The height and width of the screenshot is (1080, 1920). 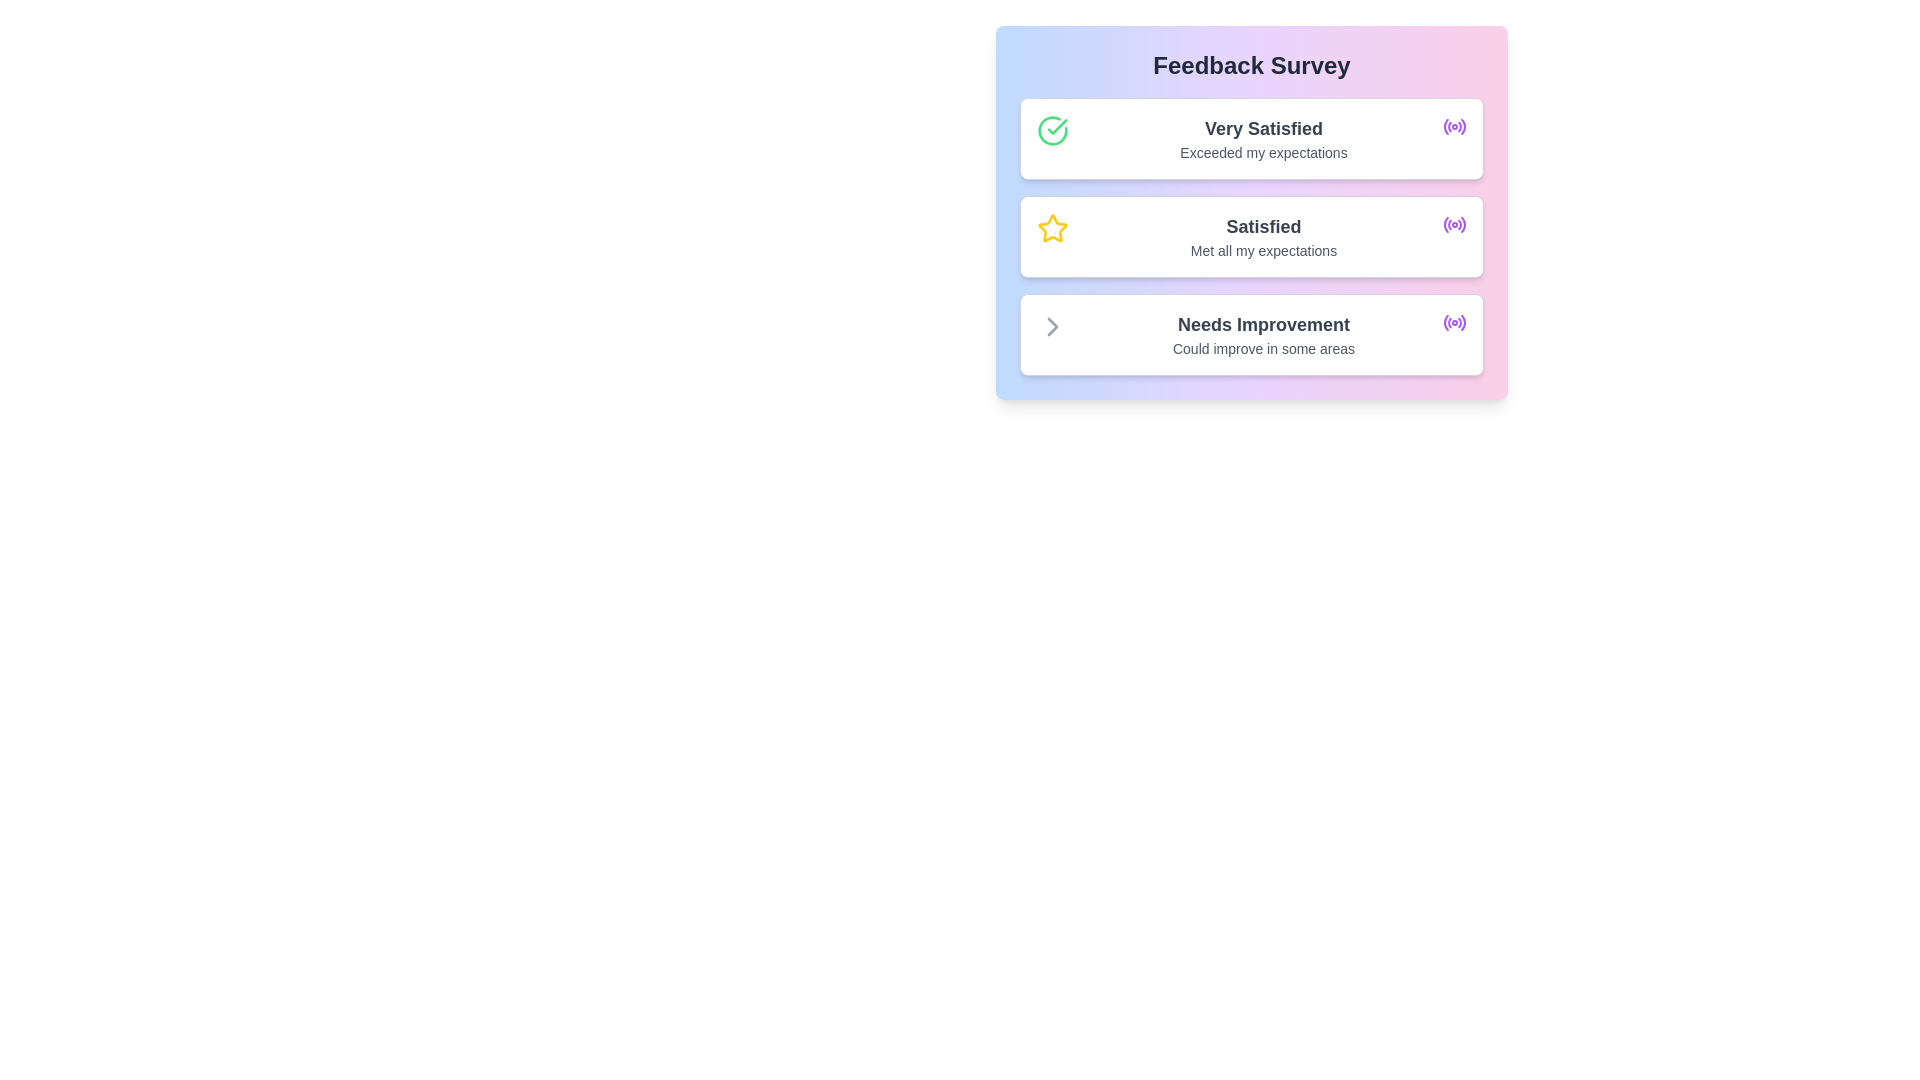 I want to click on the static text label displaying 'Met all my expectations', which is located below the 'Satisfied' label in the feedback rating section, so click(x=1262, y=249).